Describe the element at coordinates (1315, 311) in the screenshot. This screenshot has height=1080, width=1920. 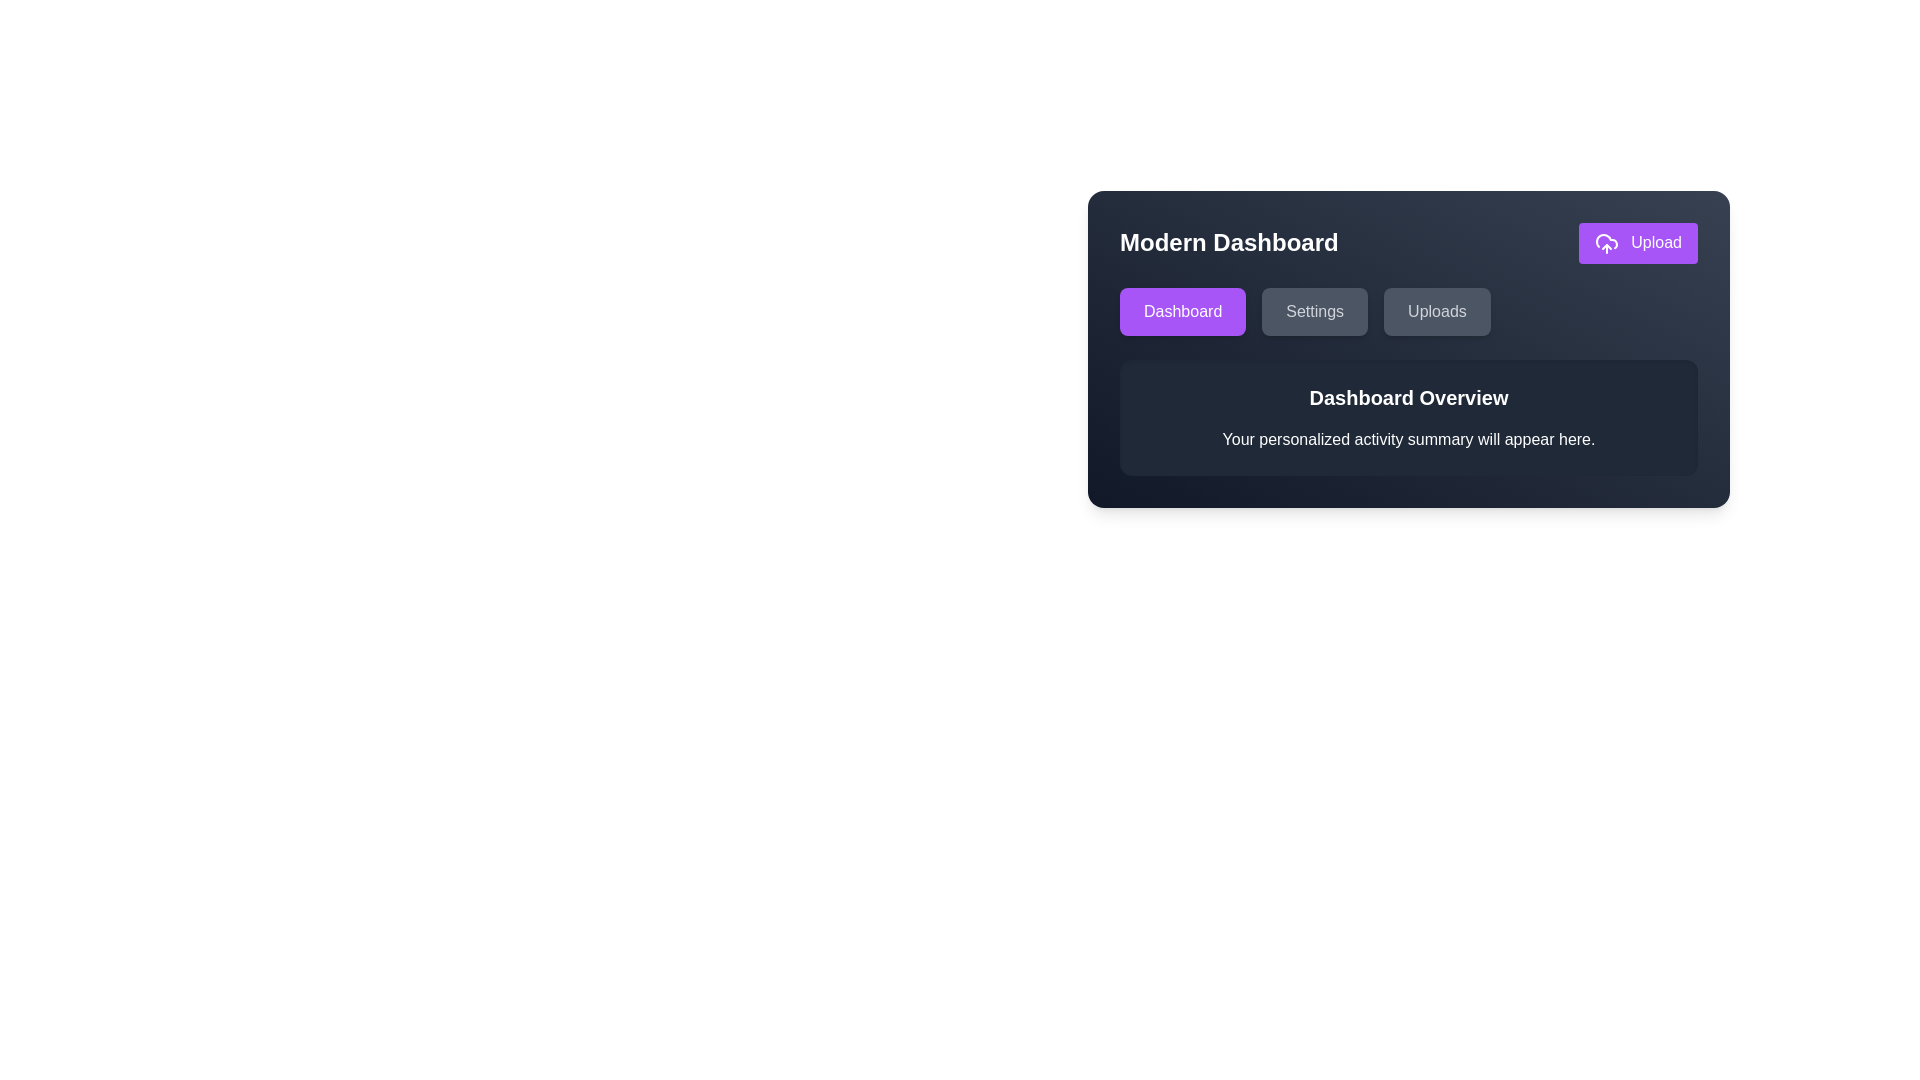
I see `the 'Settings' button, which is the second button in a horizontal row of three buttons in the navigation bar` at that location.